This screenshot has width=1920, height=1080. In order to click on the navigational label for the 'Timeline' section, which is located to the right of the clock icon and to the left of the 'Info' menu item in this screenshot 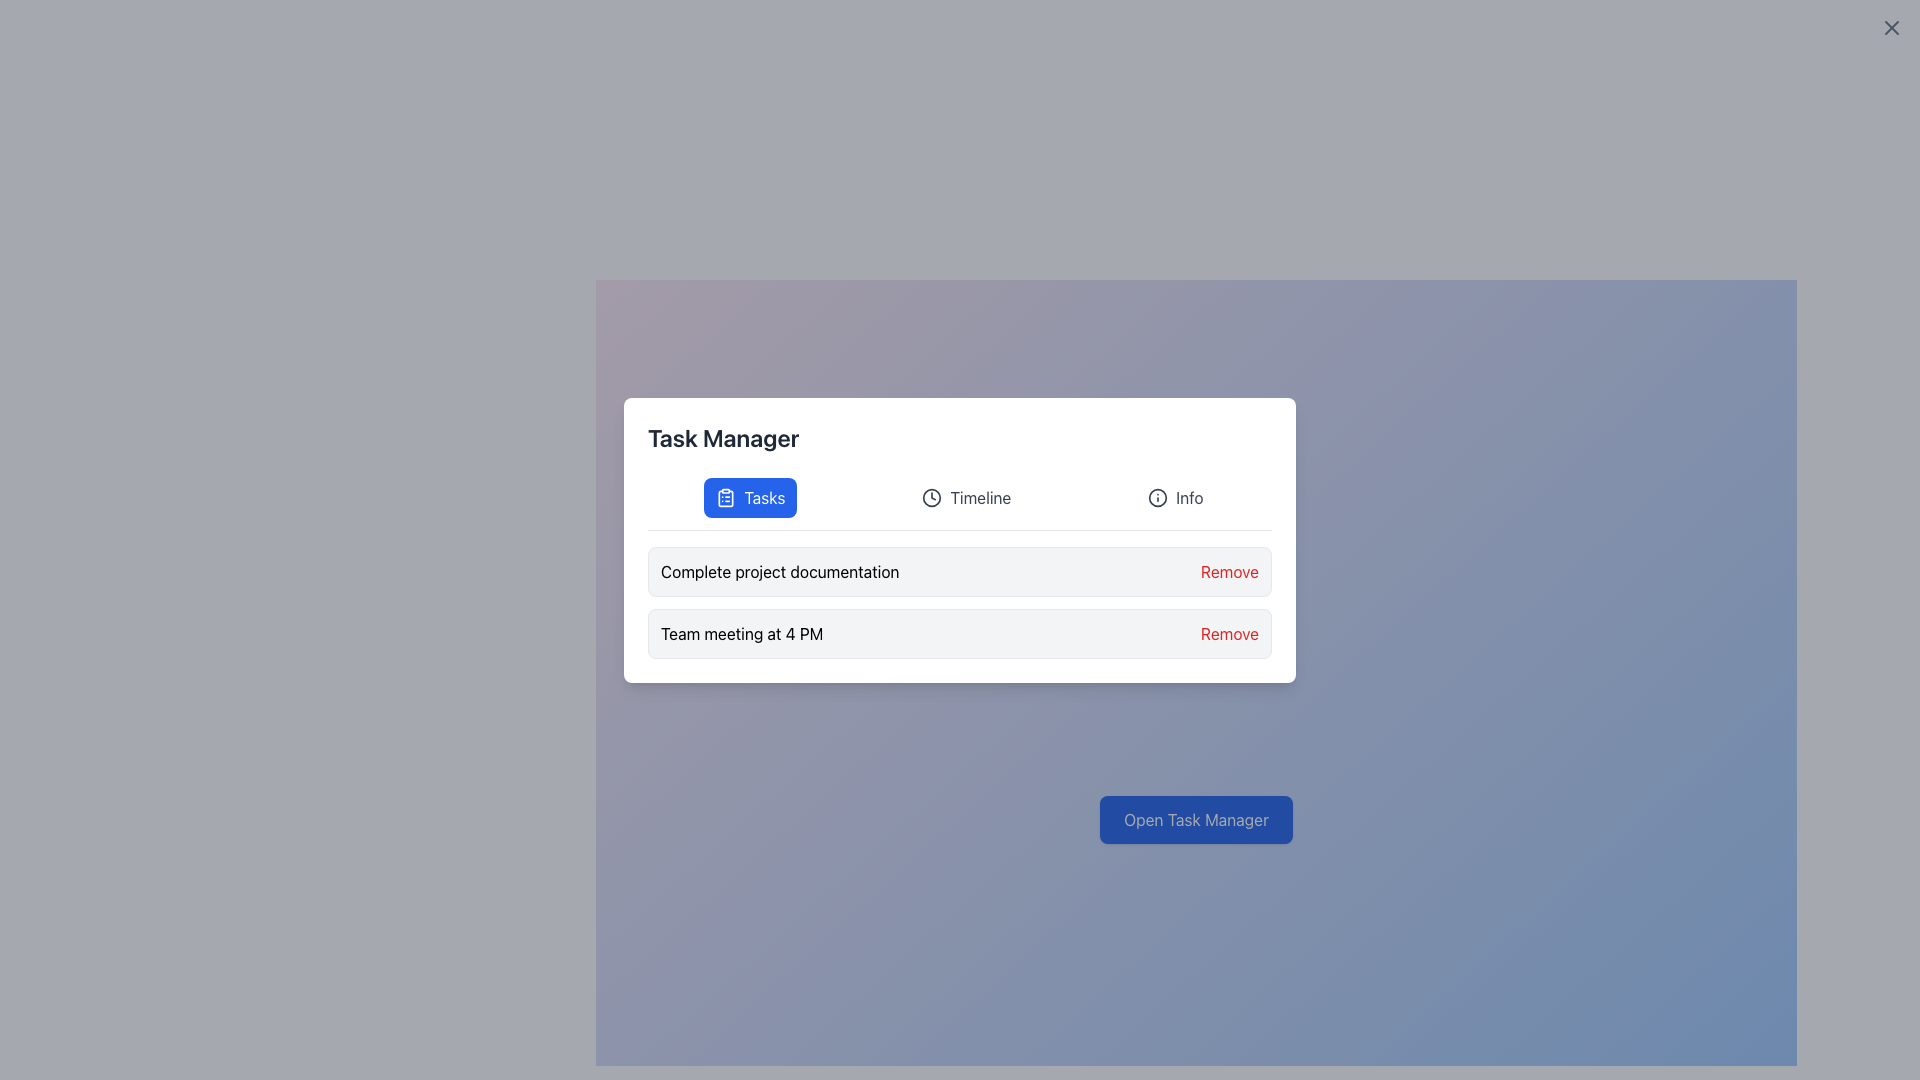, I will do `click(980, 496)`.